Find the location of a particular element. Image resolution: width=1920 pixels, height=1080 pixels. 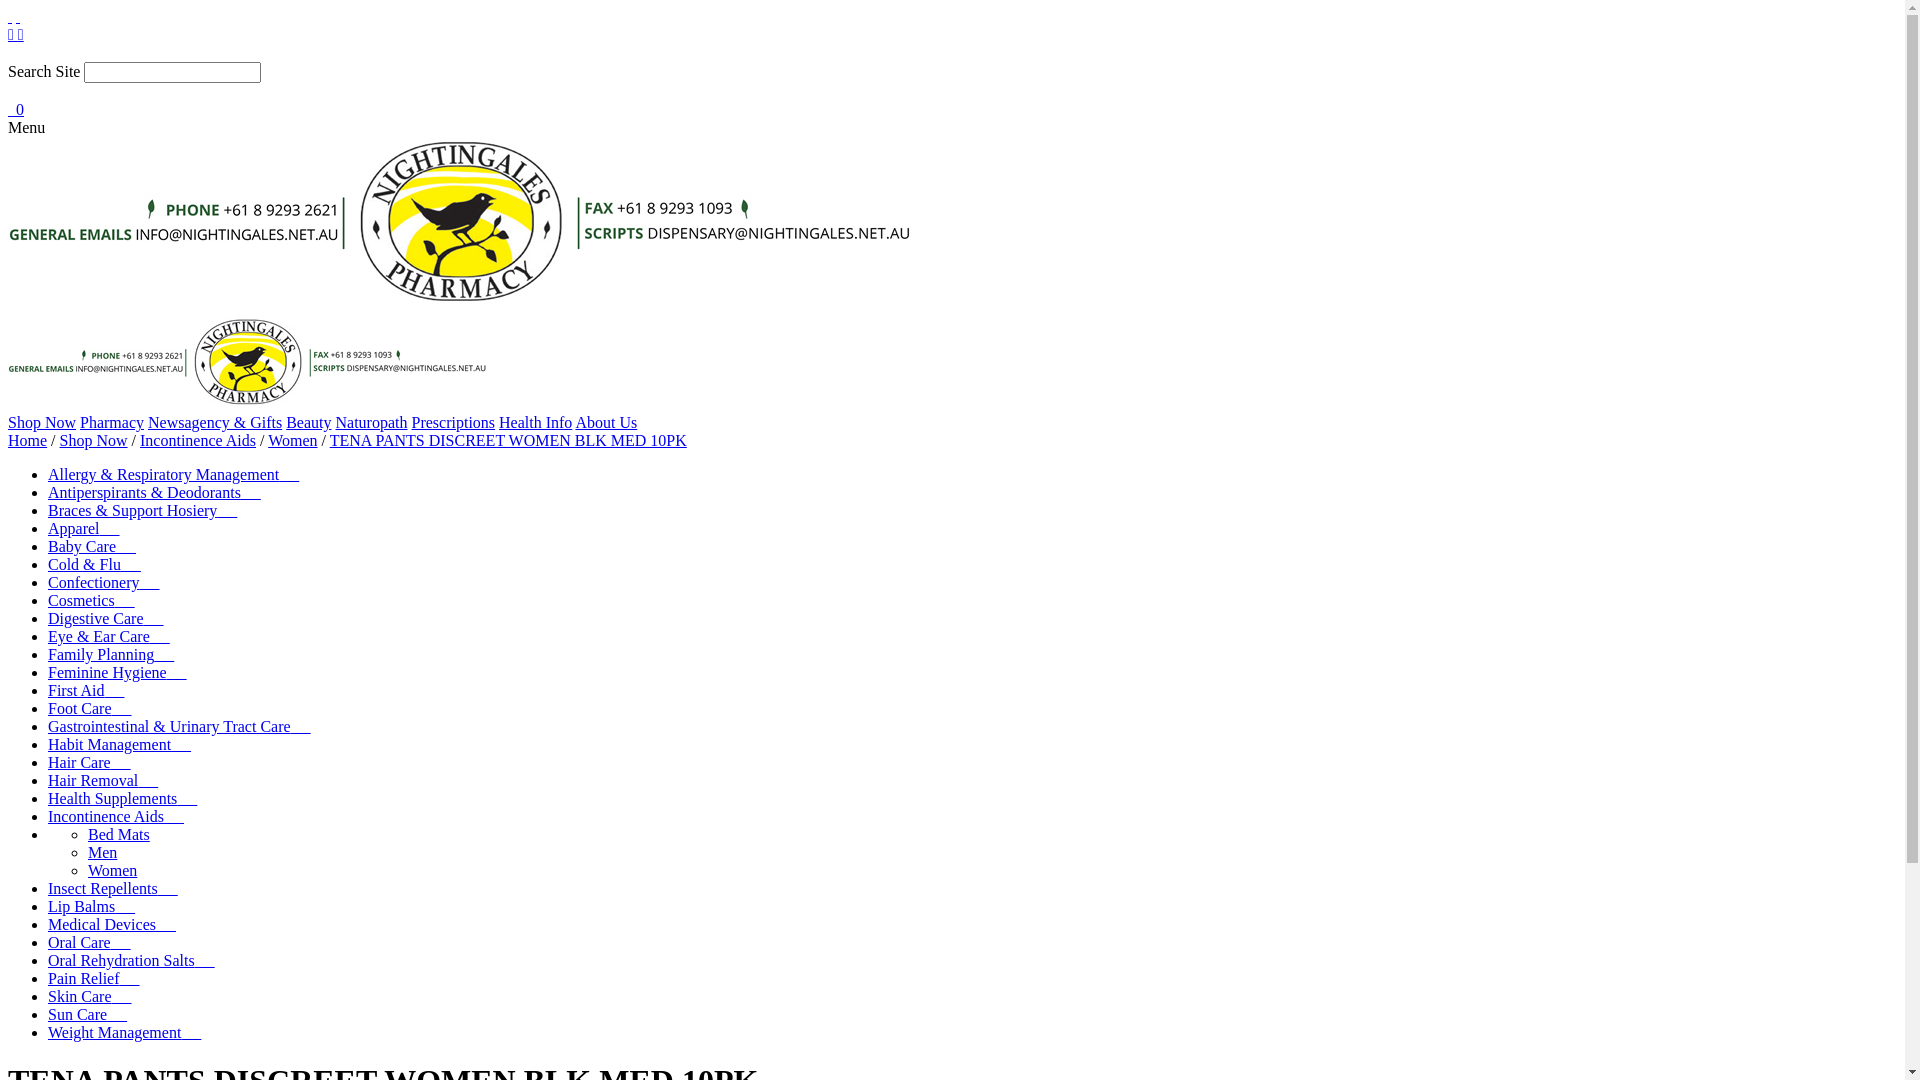

'Digestive Care     ' is located at coordinates (48, 617).